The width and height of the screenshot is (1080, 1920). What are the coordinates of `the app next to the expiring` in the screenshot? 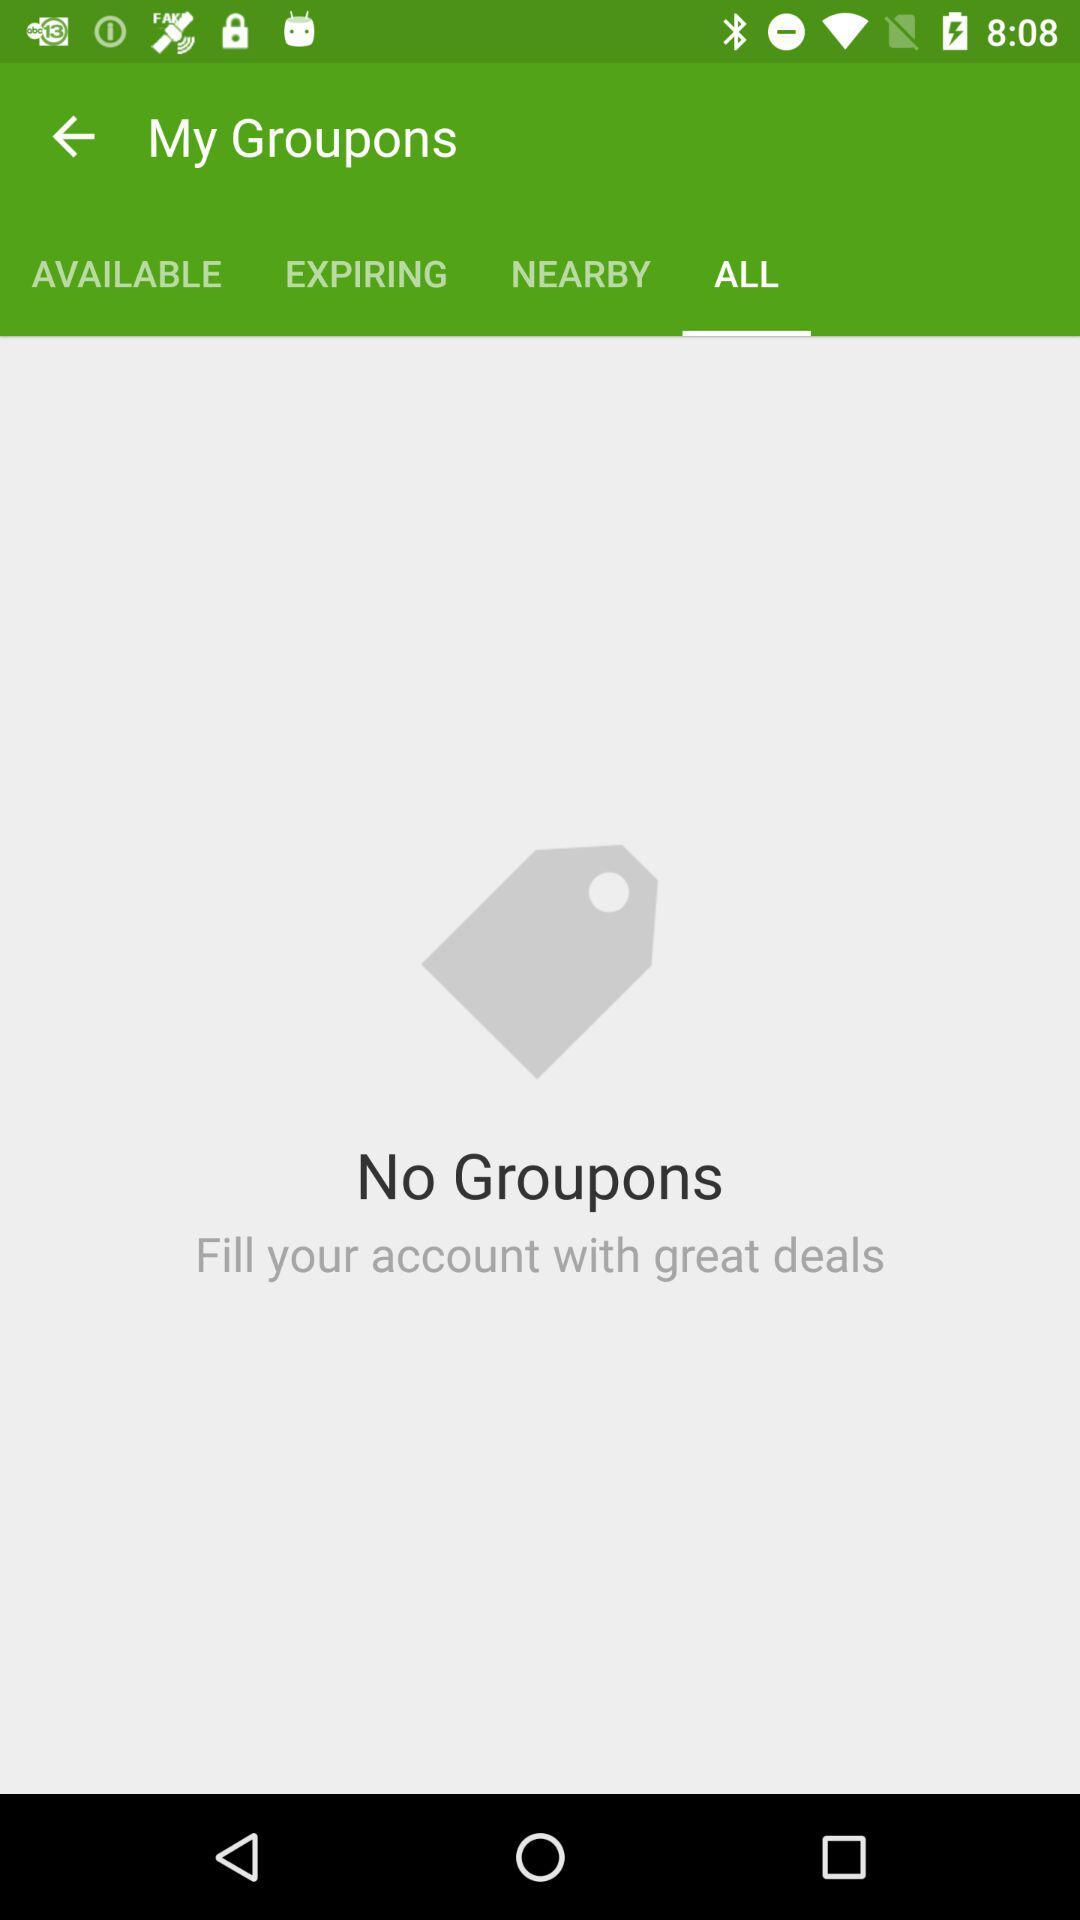 It's located at (580, 272).